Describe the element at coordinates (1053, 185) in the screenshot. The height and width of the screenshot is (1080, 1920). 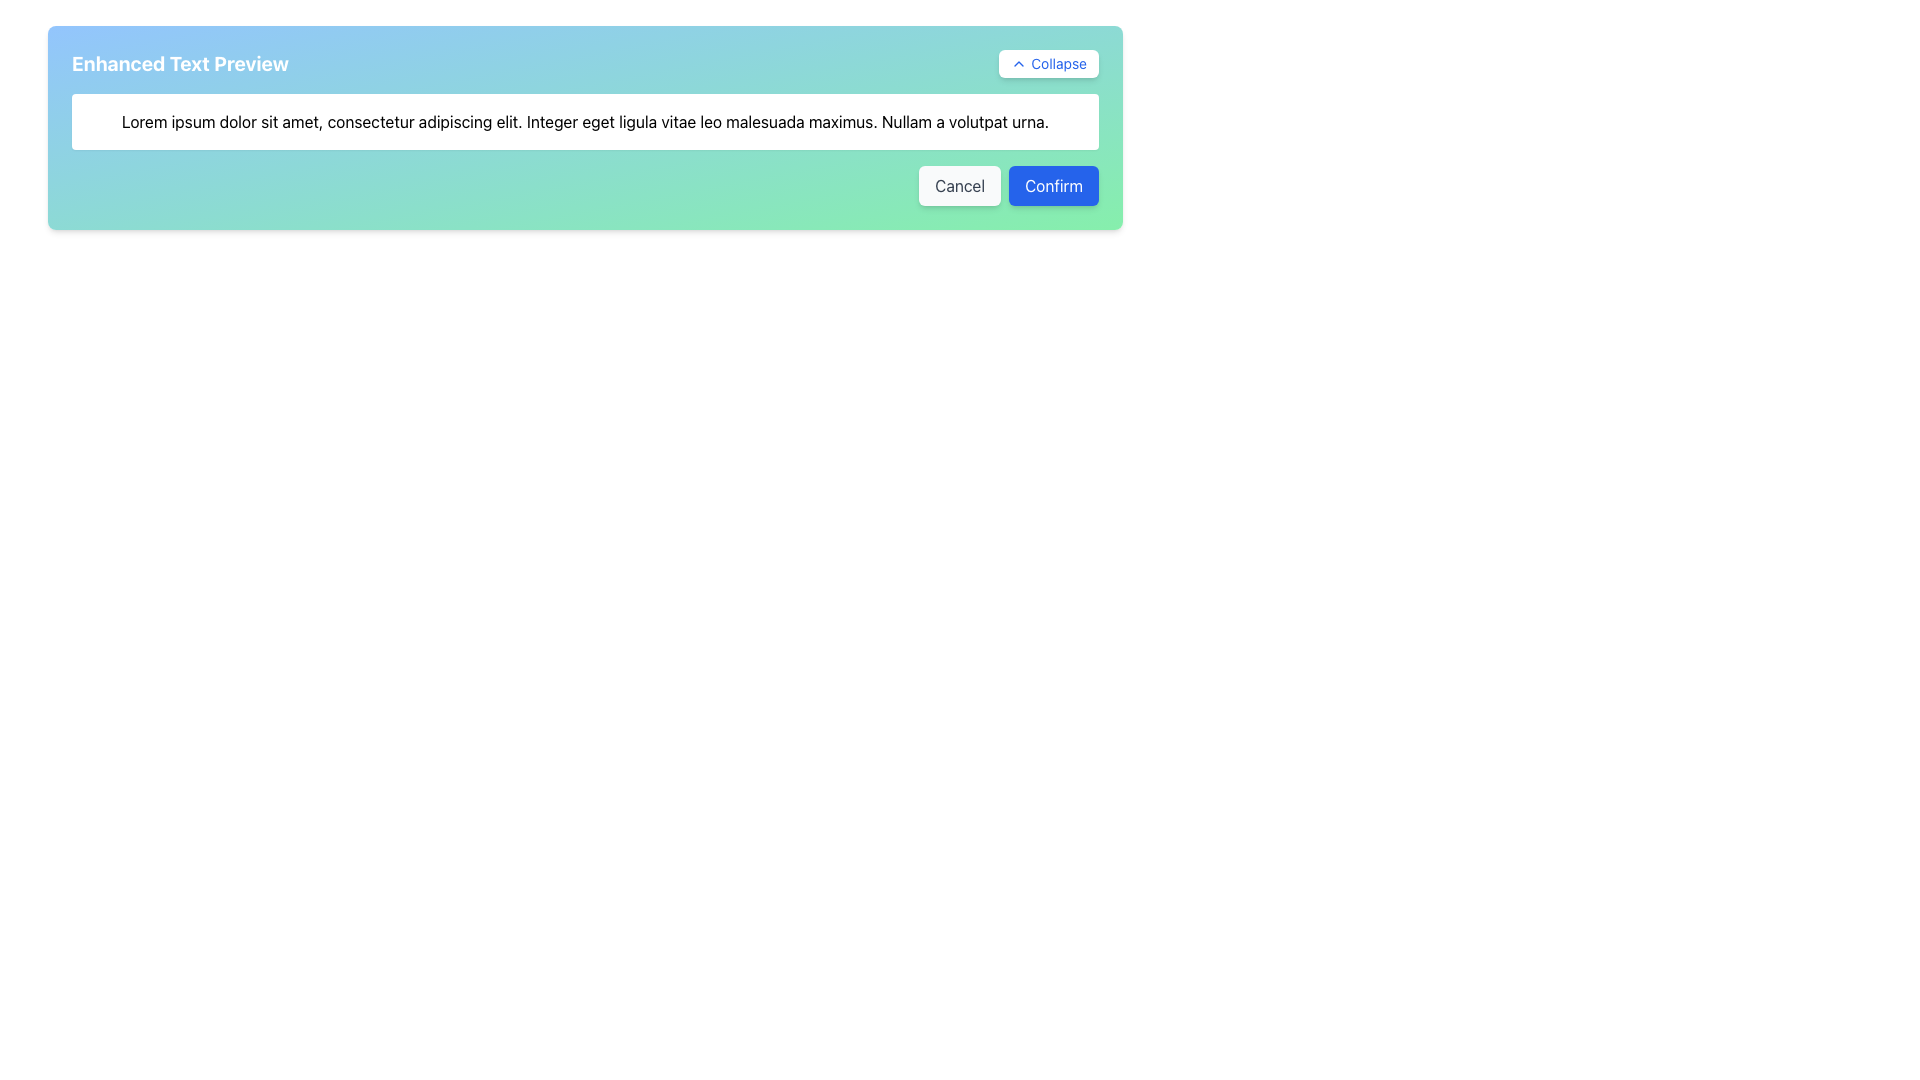
I see `the 'Confirm' button` at that location.